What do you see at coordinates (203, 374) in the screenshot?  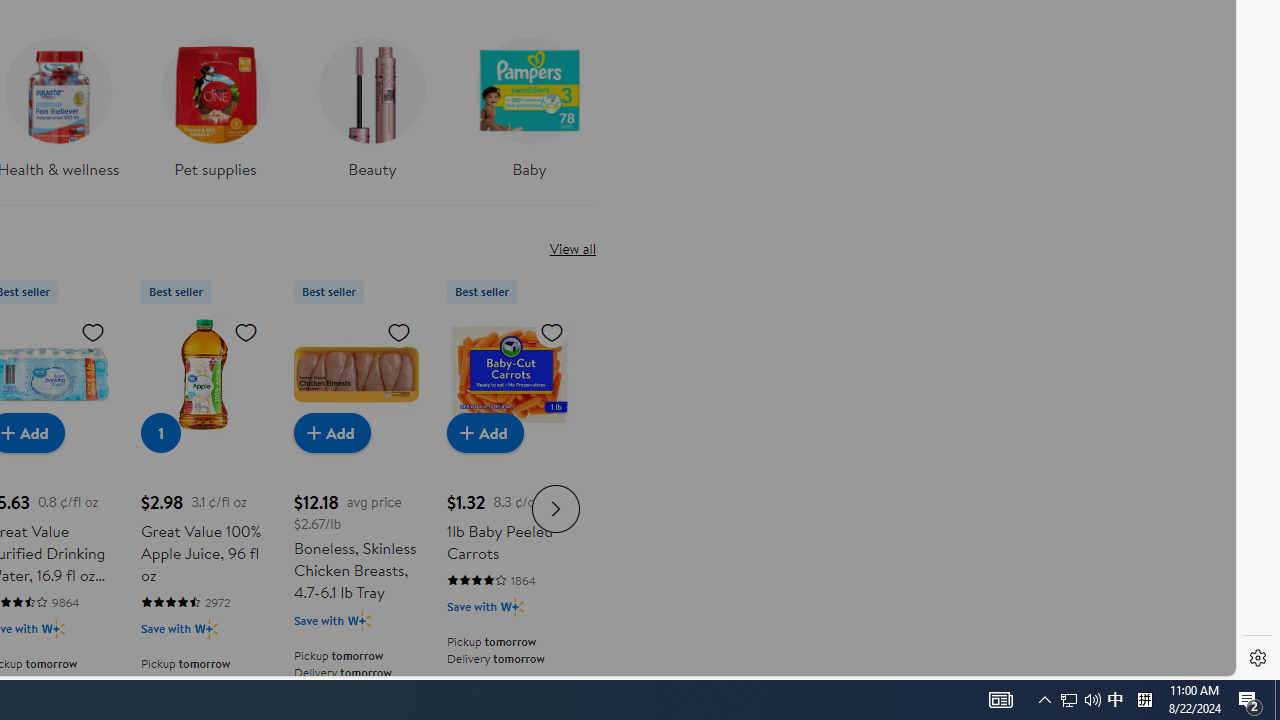 I see `'Great Value 100% Apple Juice, 96 fl oz'` at bounding box center [203, 374].